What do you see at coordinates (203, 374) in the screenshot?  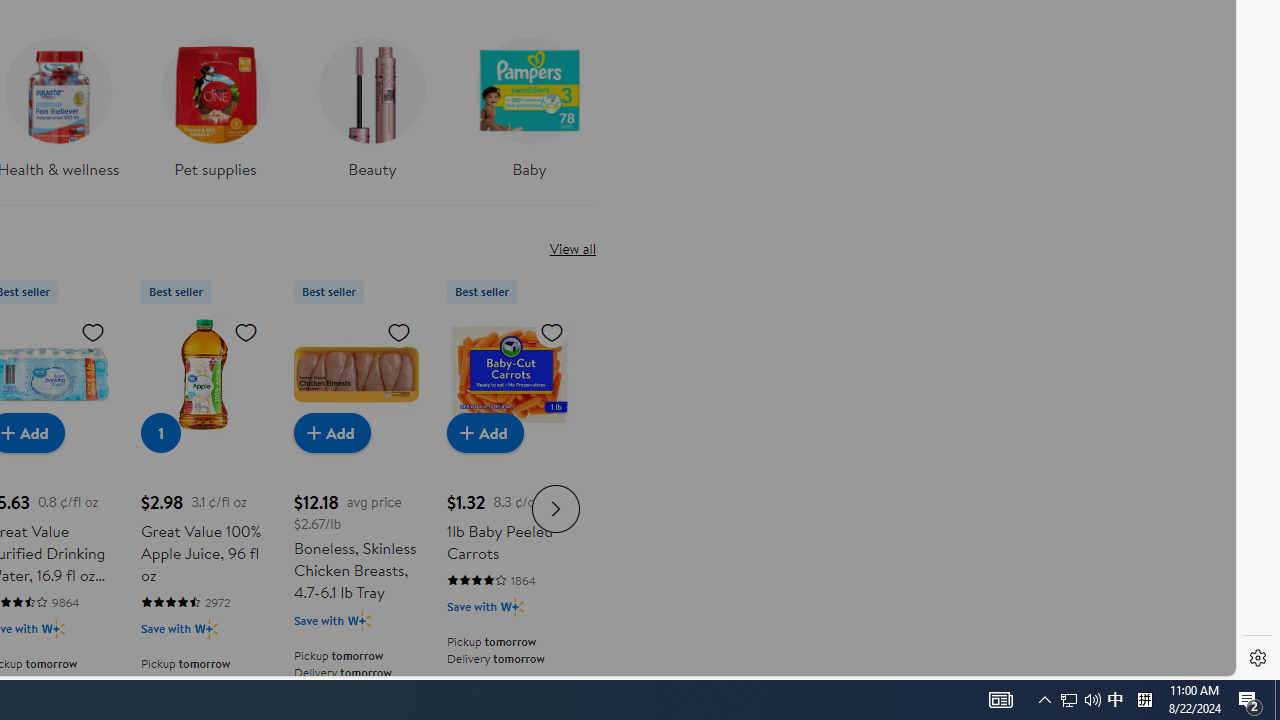 I see `'Great Value 100% Apple Juice, 96 fl oz'` at bounding box center [203, 374].